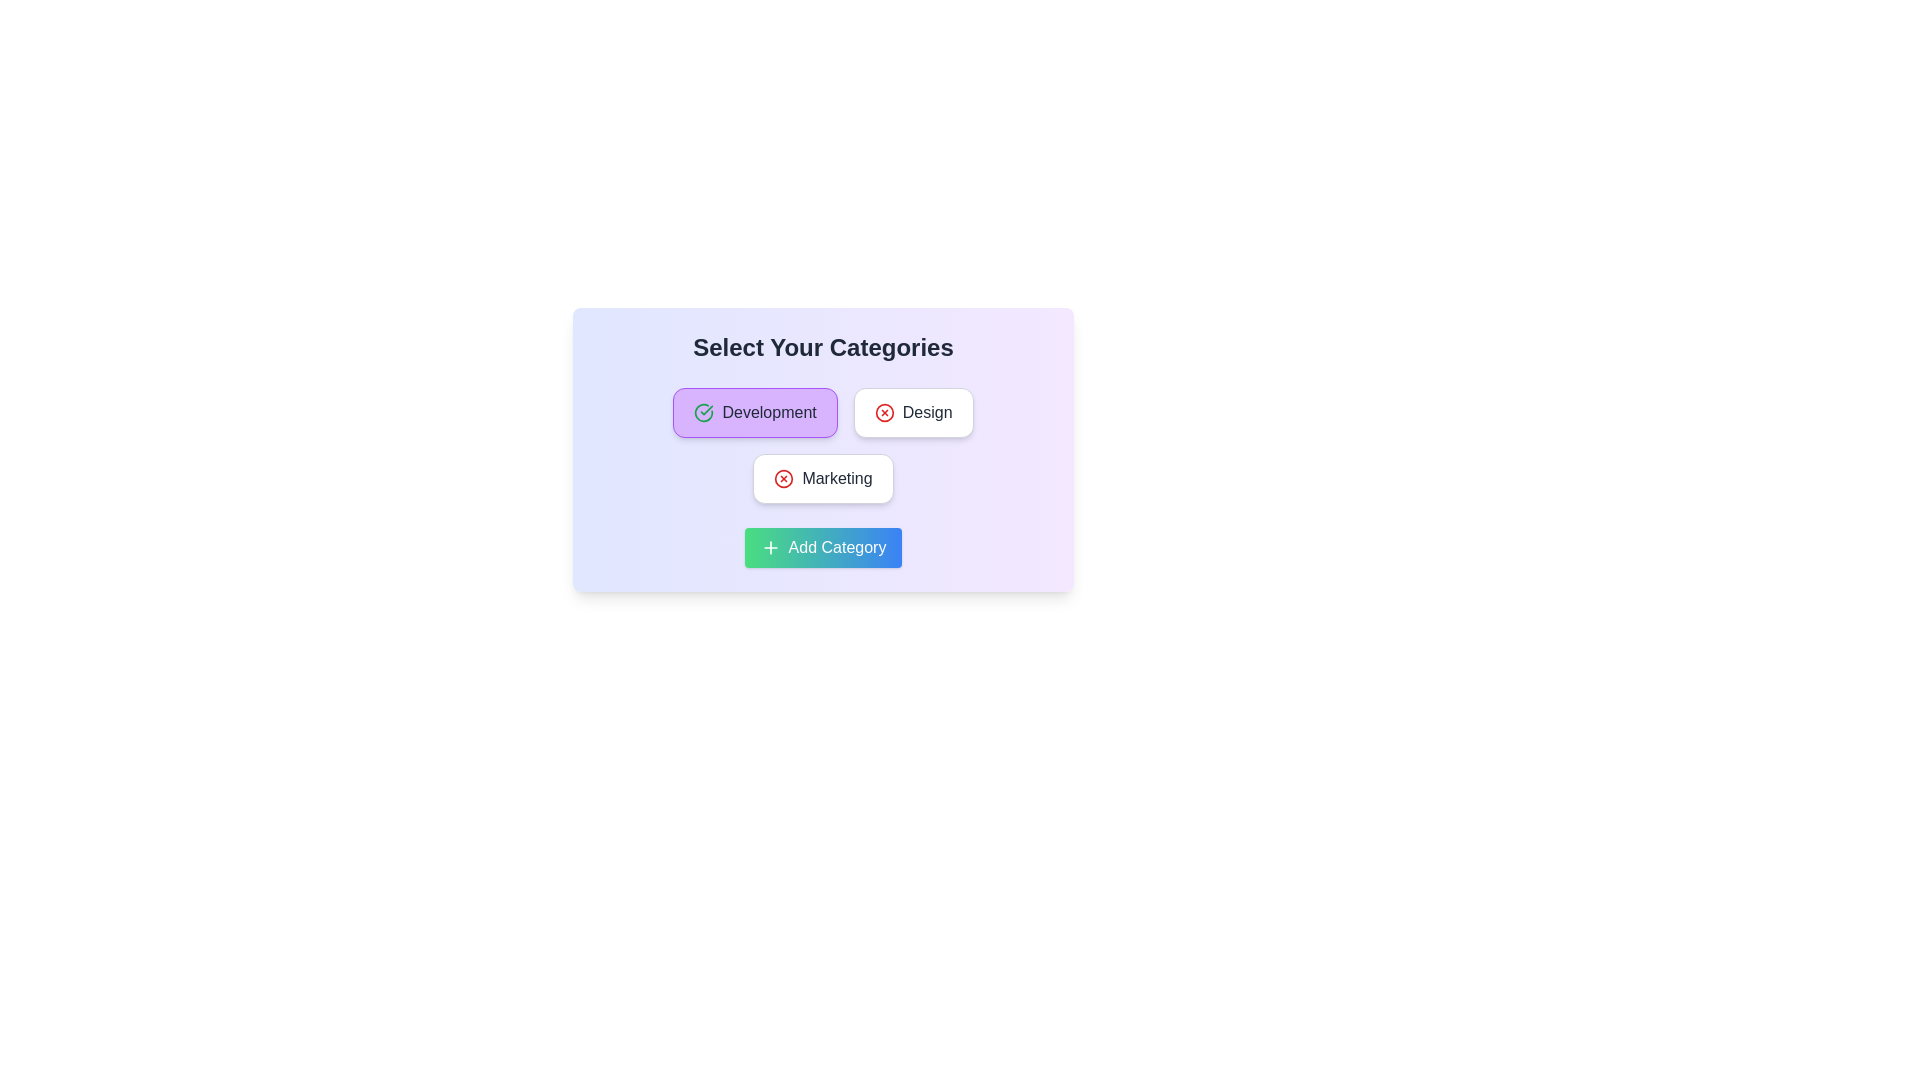  Describe the element at coordinates (912, 411) in the screenshot. I see `the chip labeled 'Design' by clicking on it` at that location.